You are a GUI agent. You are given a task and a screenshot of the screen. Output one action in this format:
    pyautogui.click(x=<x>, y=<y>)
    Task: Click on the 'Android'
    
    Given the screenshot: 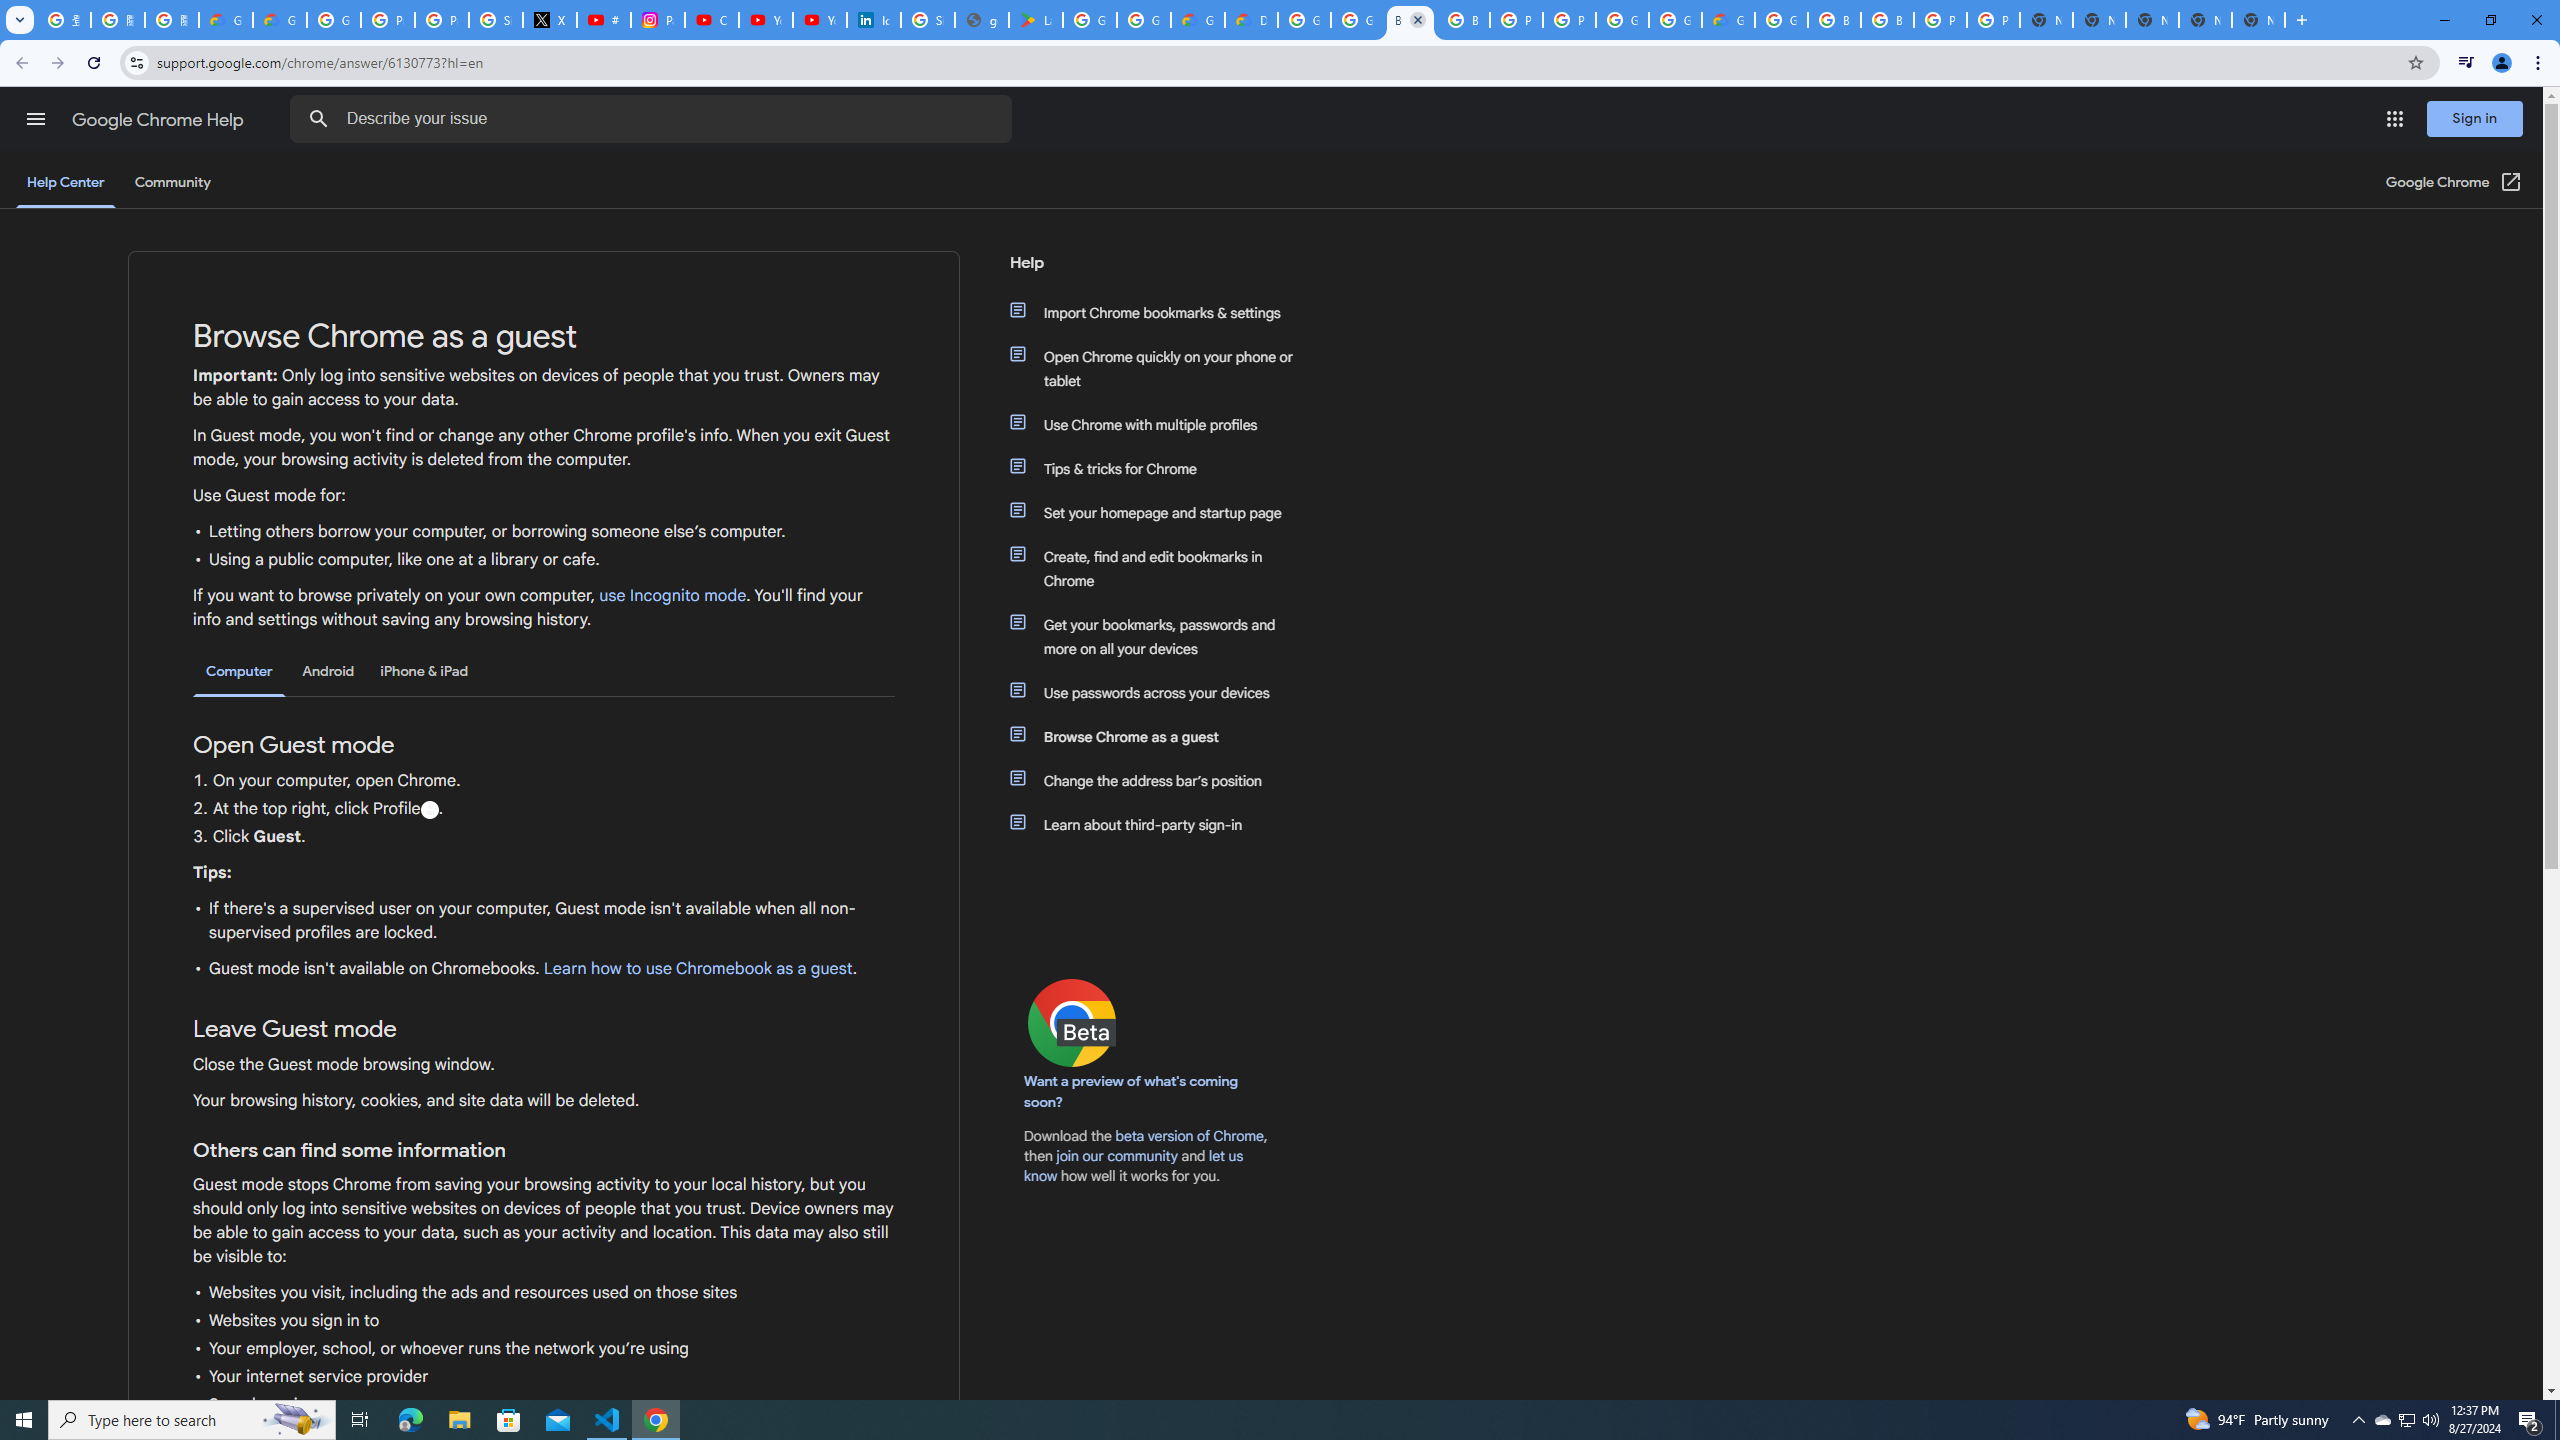 What is the action you would take?
    pyautogui.click(x=327, y=670)
    